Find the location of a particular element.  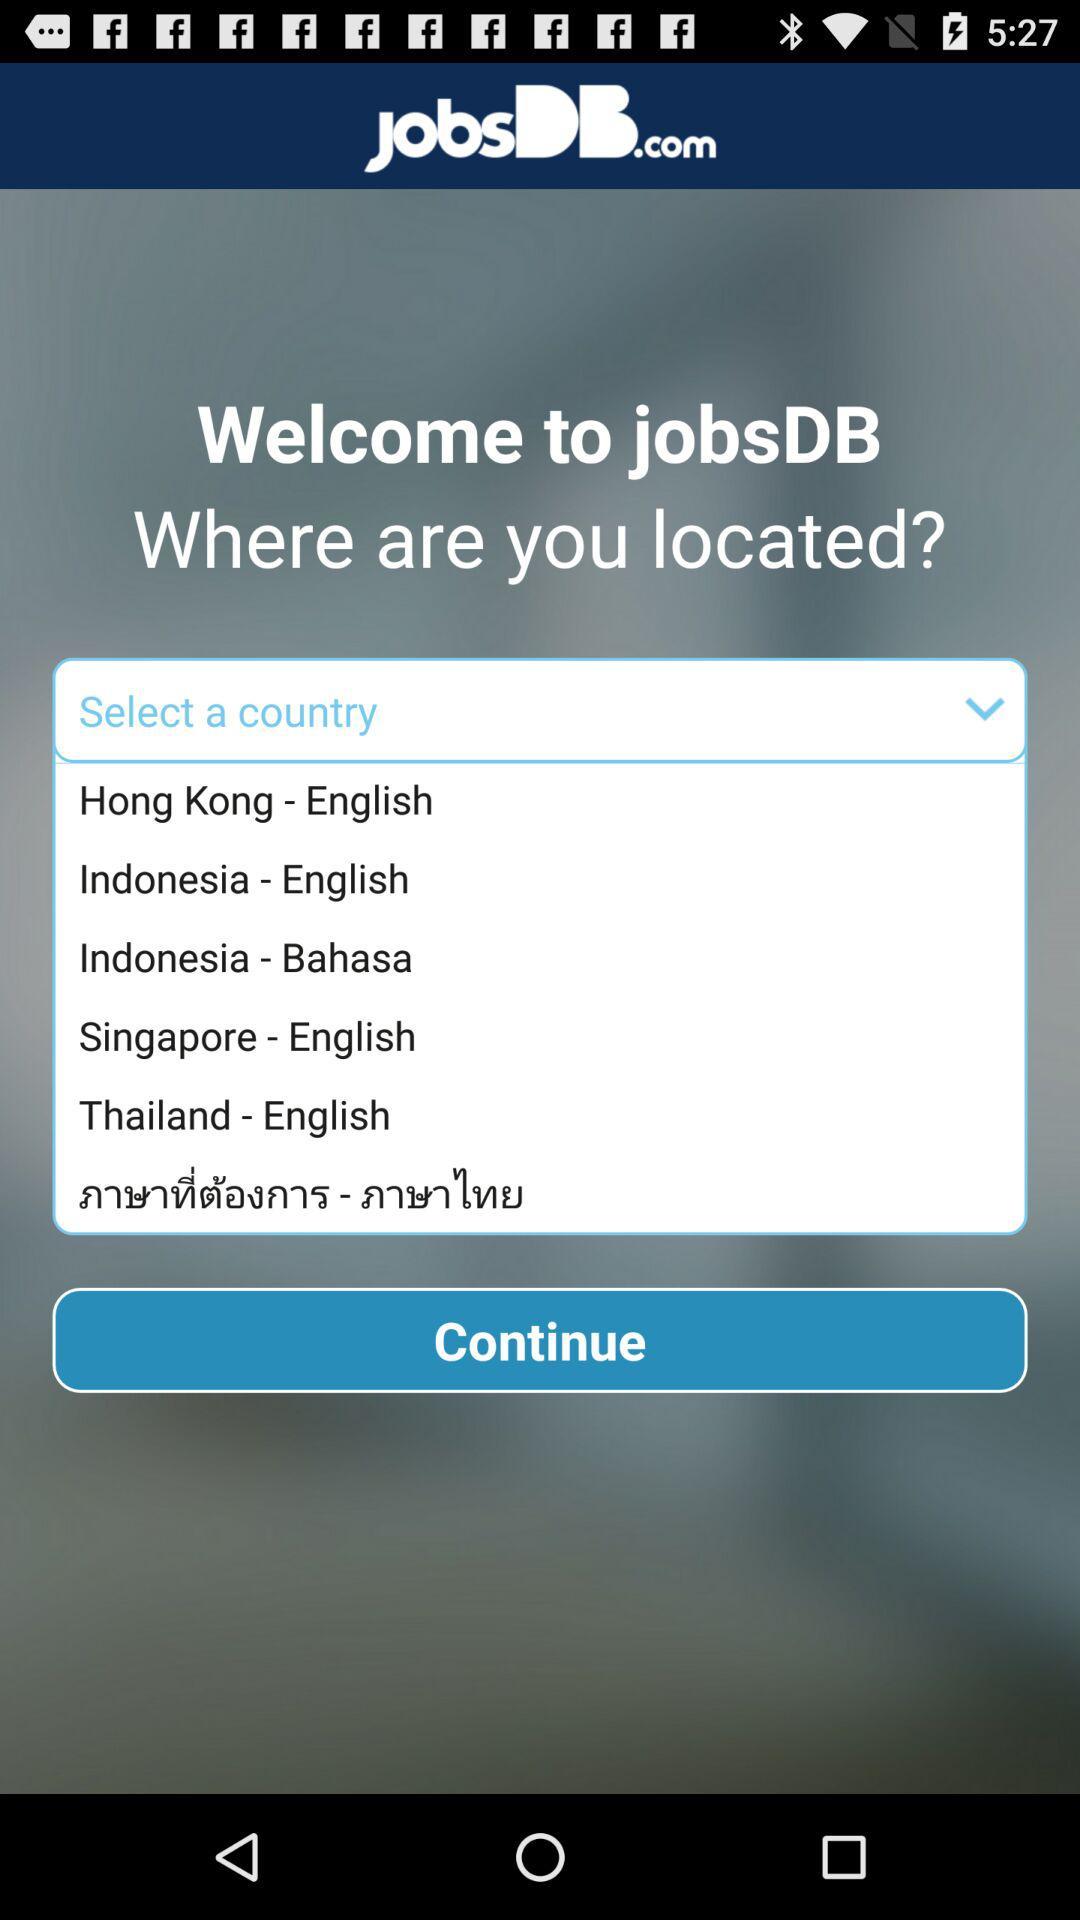

the icon below singapore - english app is located at coordinates (545, 1113).